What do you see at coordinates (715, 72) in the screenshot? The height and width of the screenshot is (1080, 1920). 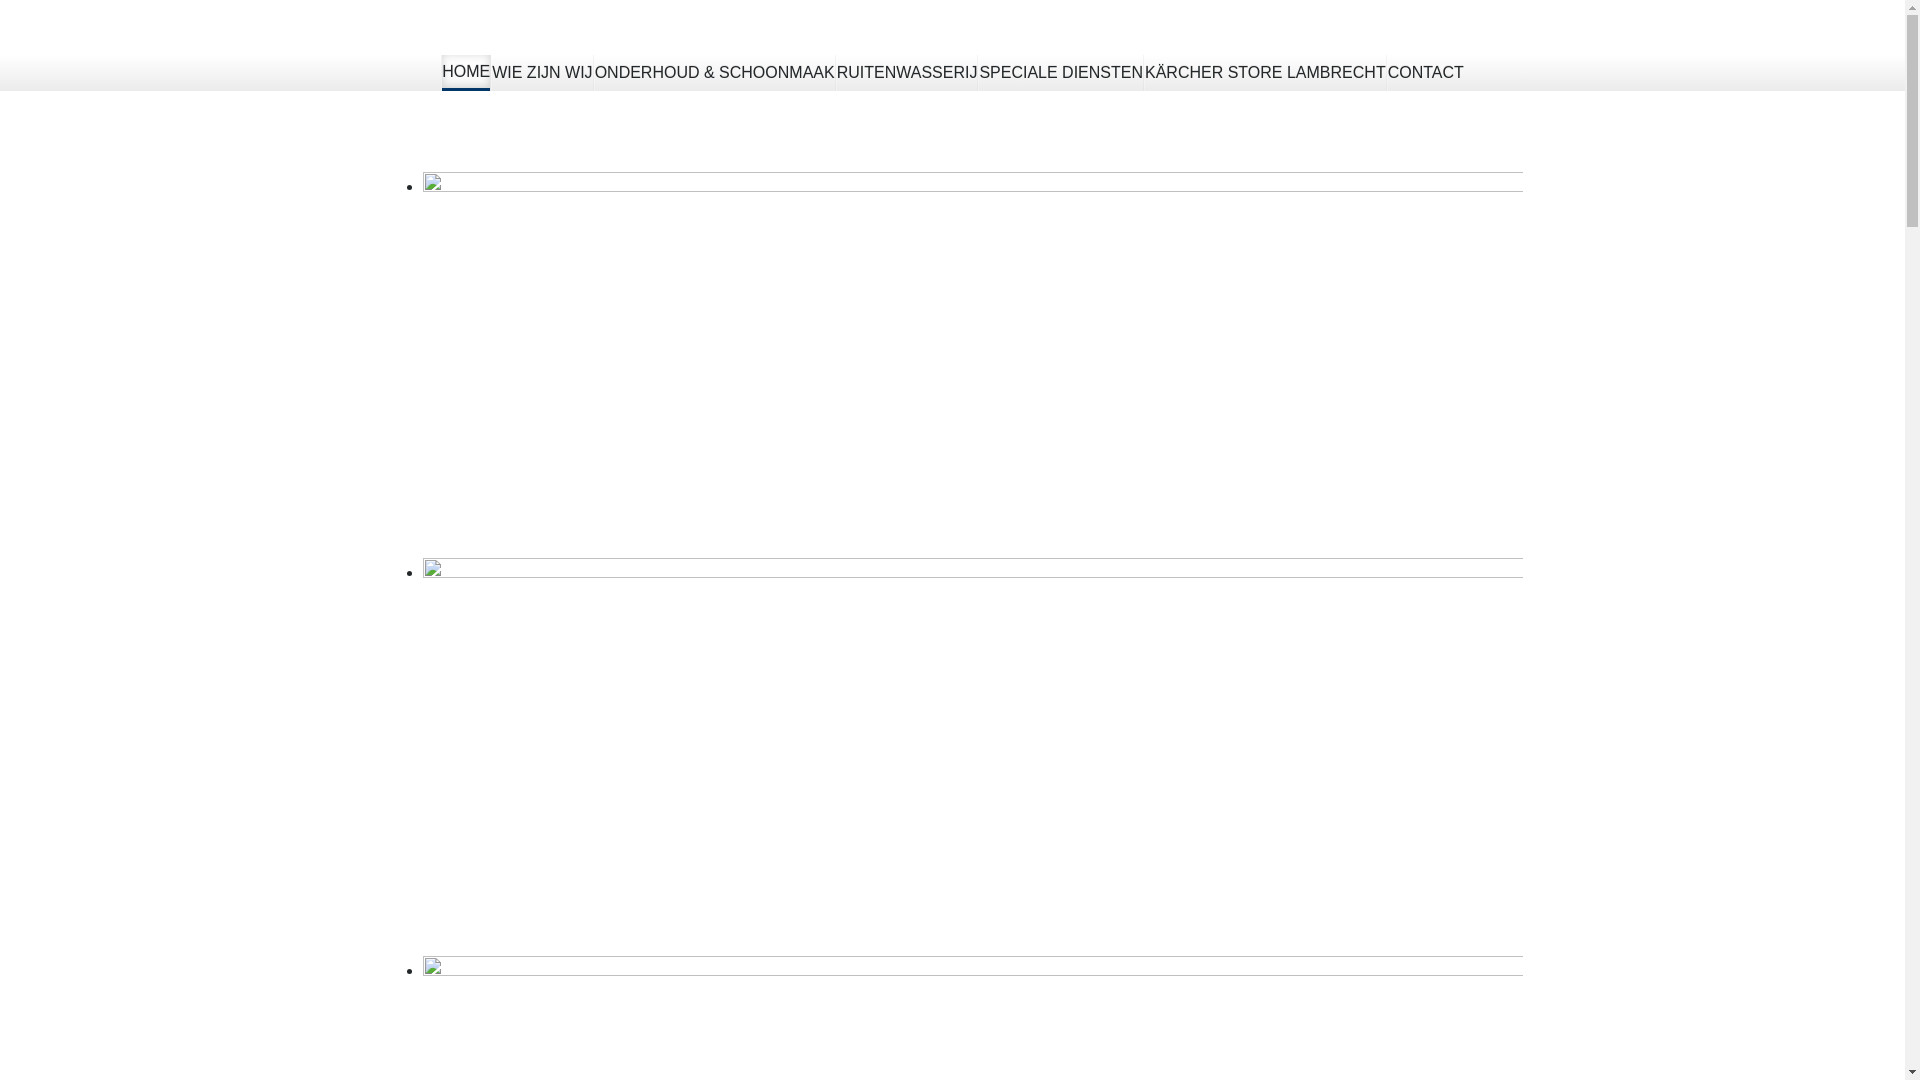 I see `'ONDERHOUD & SCHOONMAAK'` at bounding box center [715, 72].